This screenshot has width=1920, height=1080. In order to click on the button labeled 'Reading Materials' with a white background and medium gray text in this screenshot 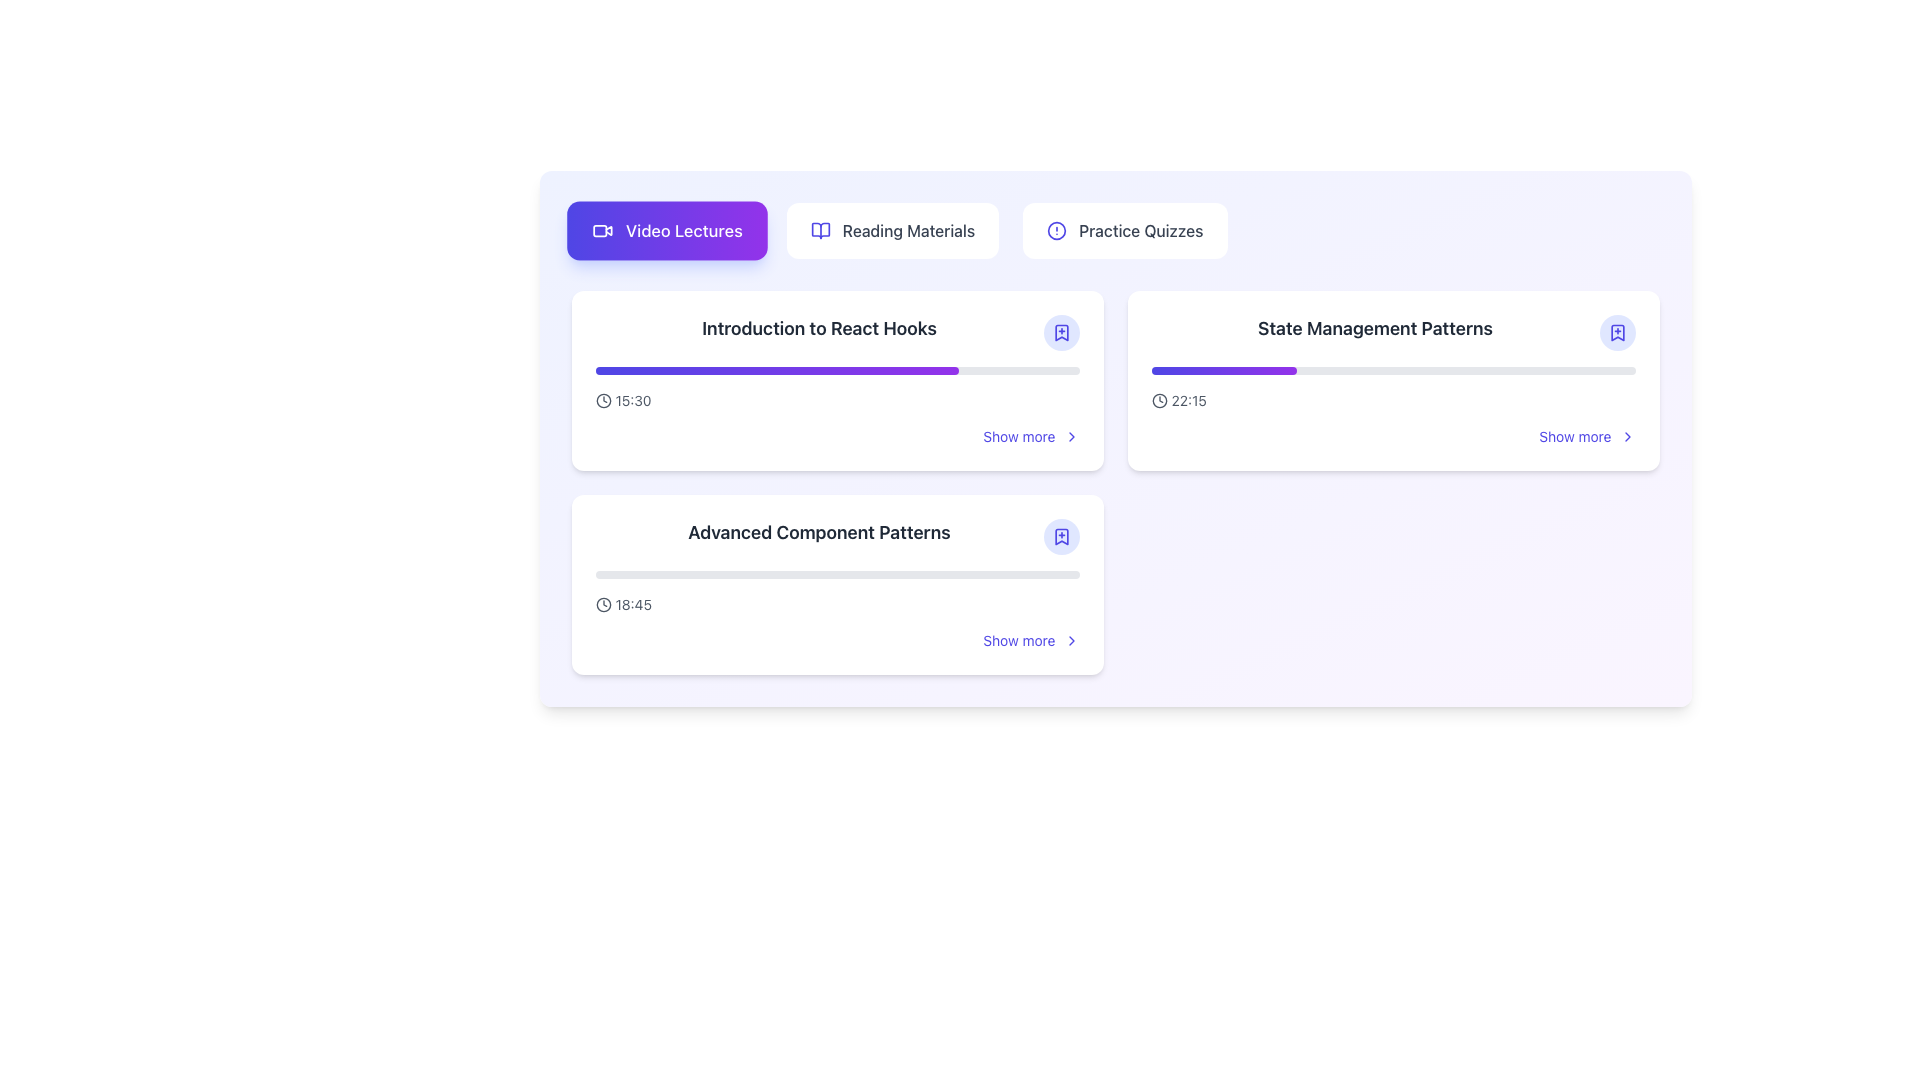, I will do `click(891, 230)`.